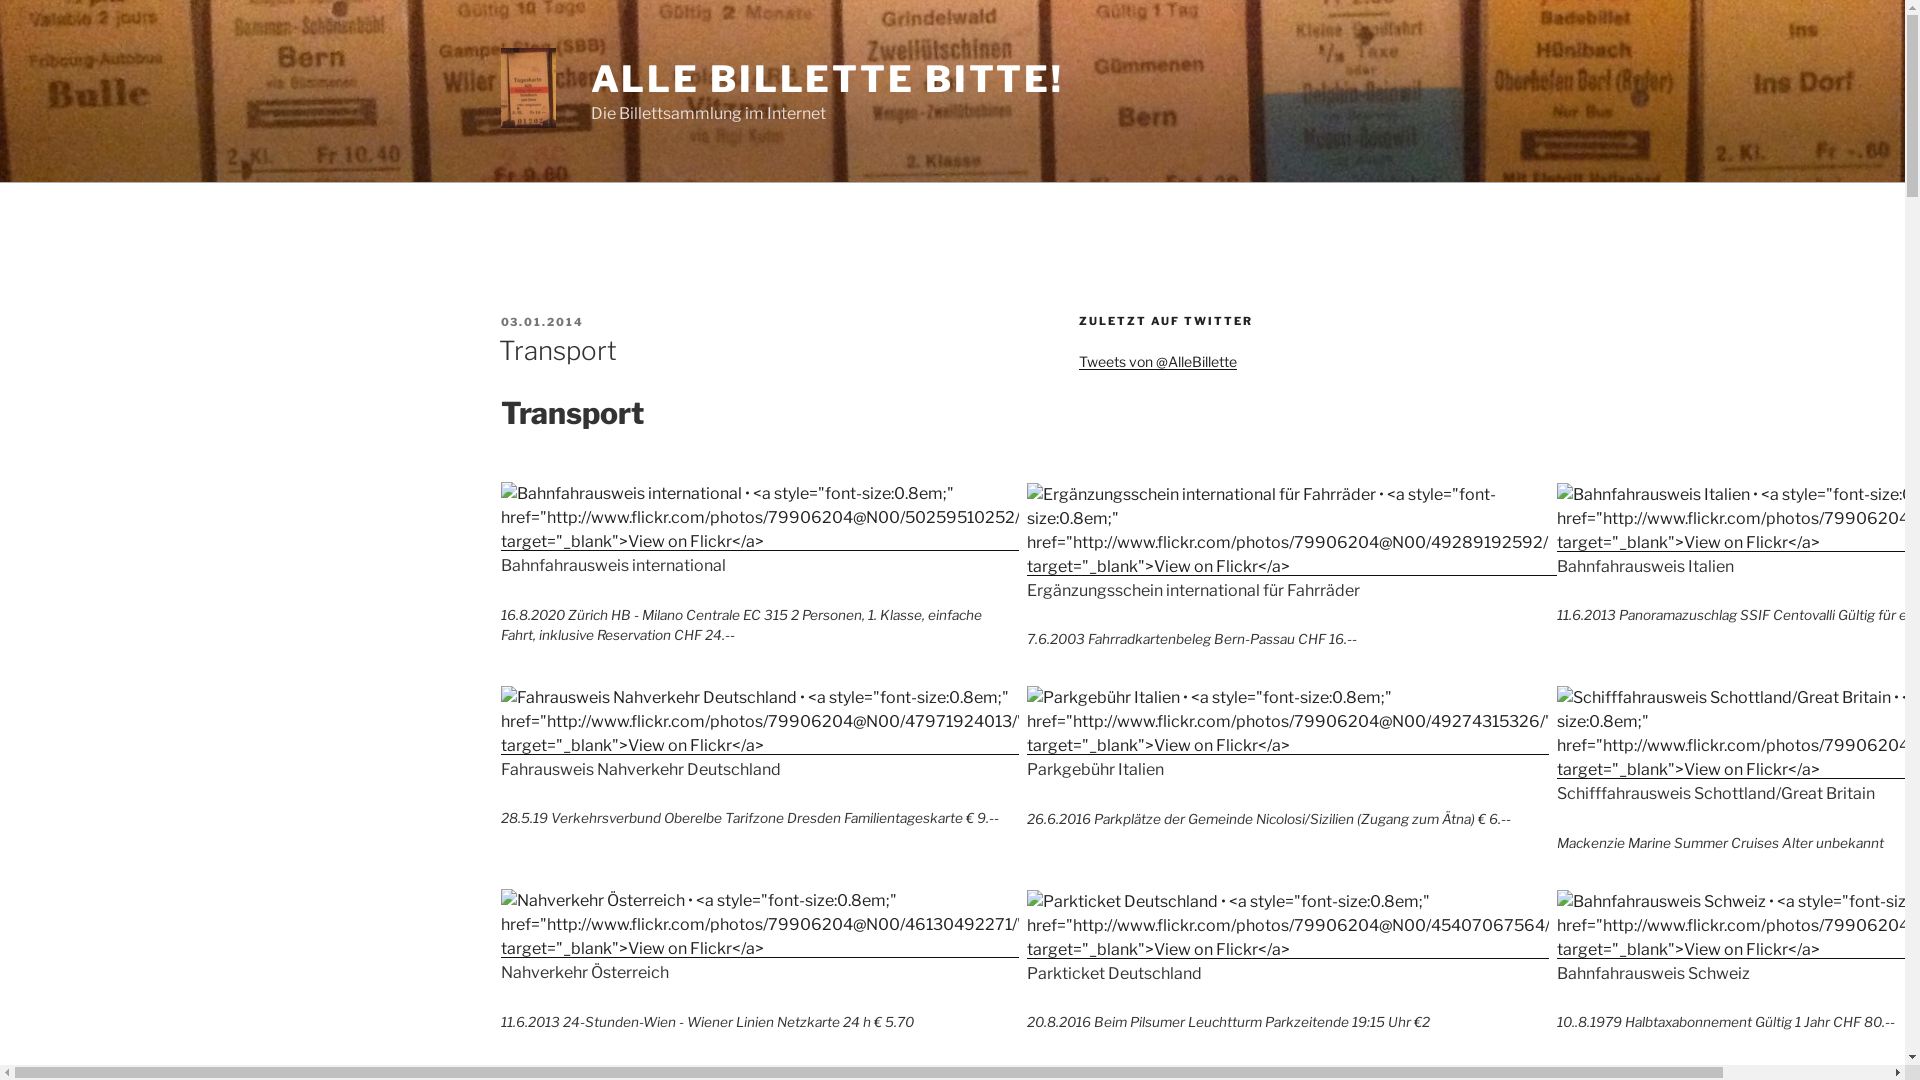  What do you see at coordinates (1291, 925) in the screenshot?
I see `'Parkticket Deutschland'` at bounding box center [1291, 925].